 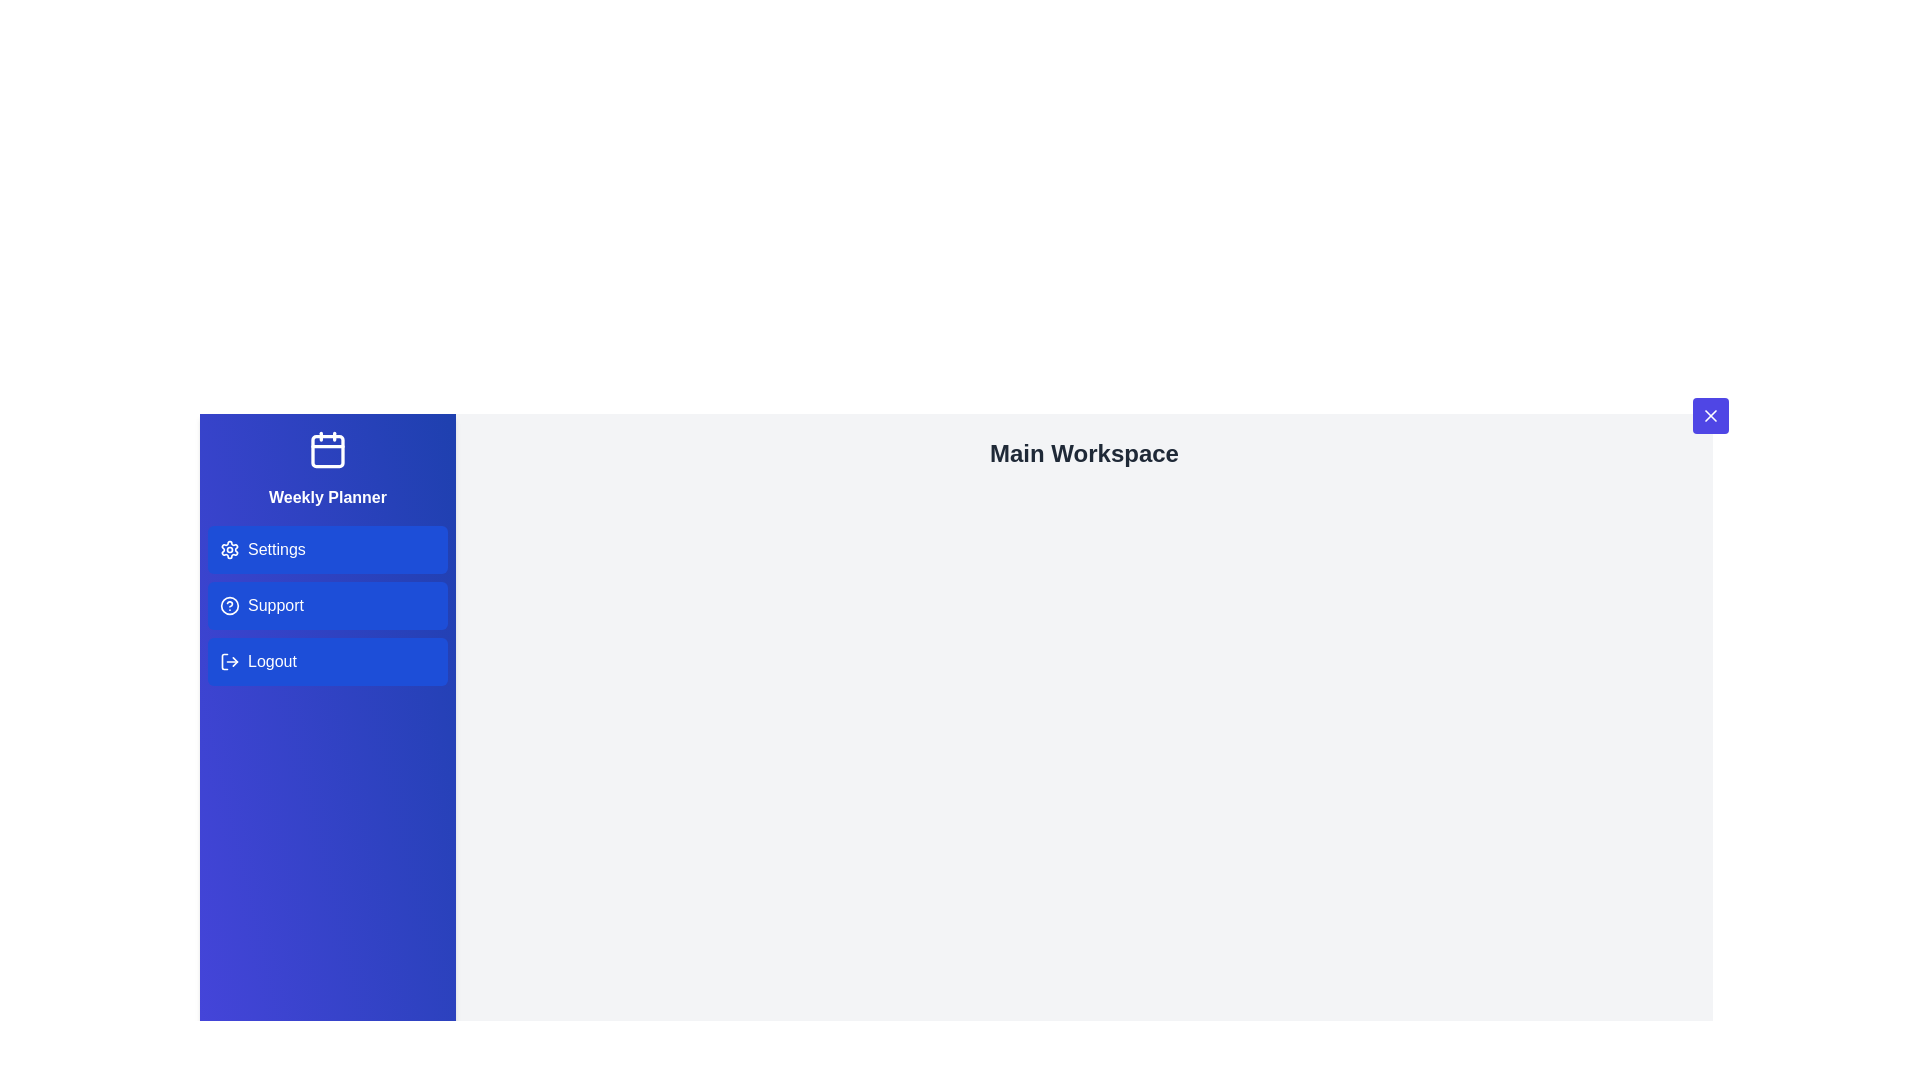 I want to click on the 'Logout' menu item, so click(x=327, y=662).